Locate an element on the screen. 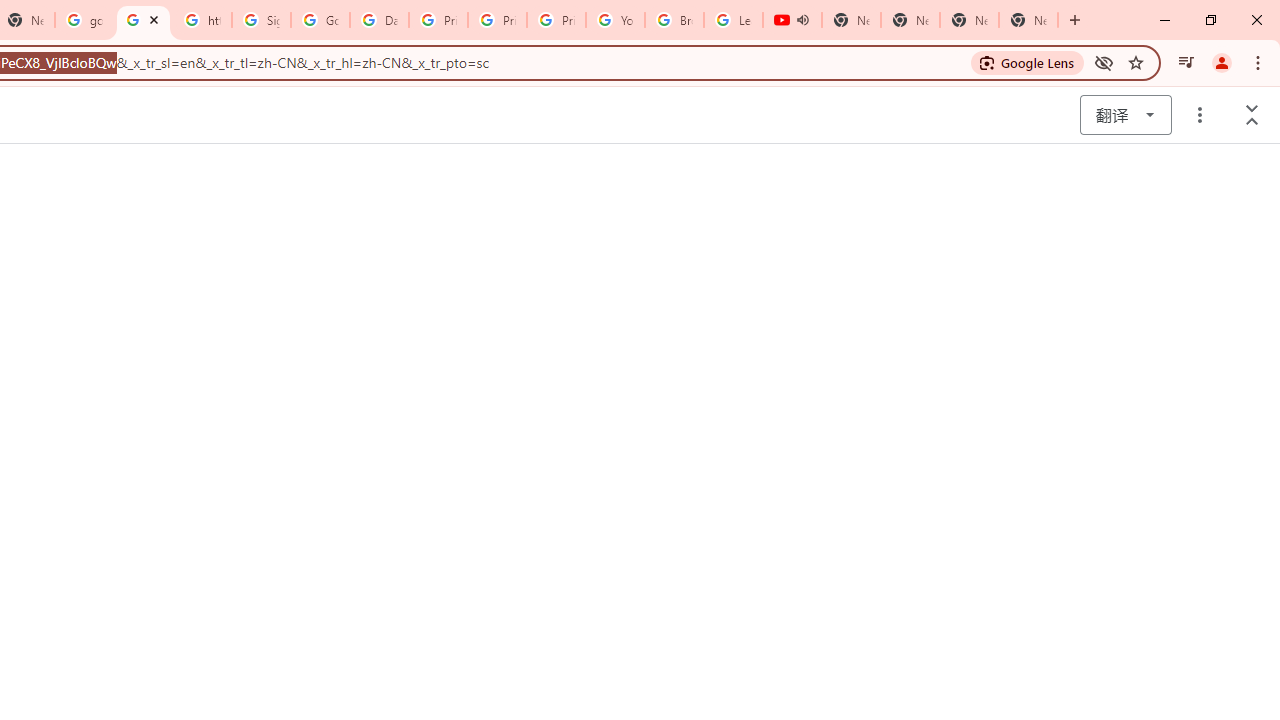 This screenshot has height=720, width=1280. 'https://scholar.google.com/' is located at coordinates (202, 20).